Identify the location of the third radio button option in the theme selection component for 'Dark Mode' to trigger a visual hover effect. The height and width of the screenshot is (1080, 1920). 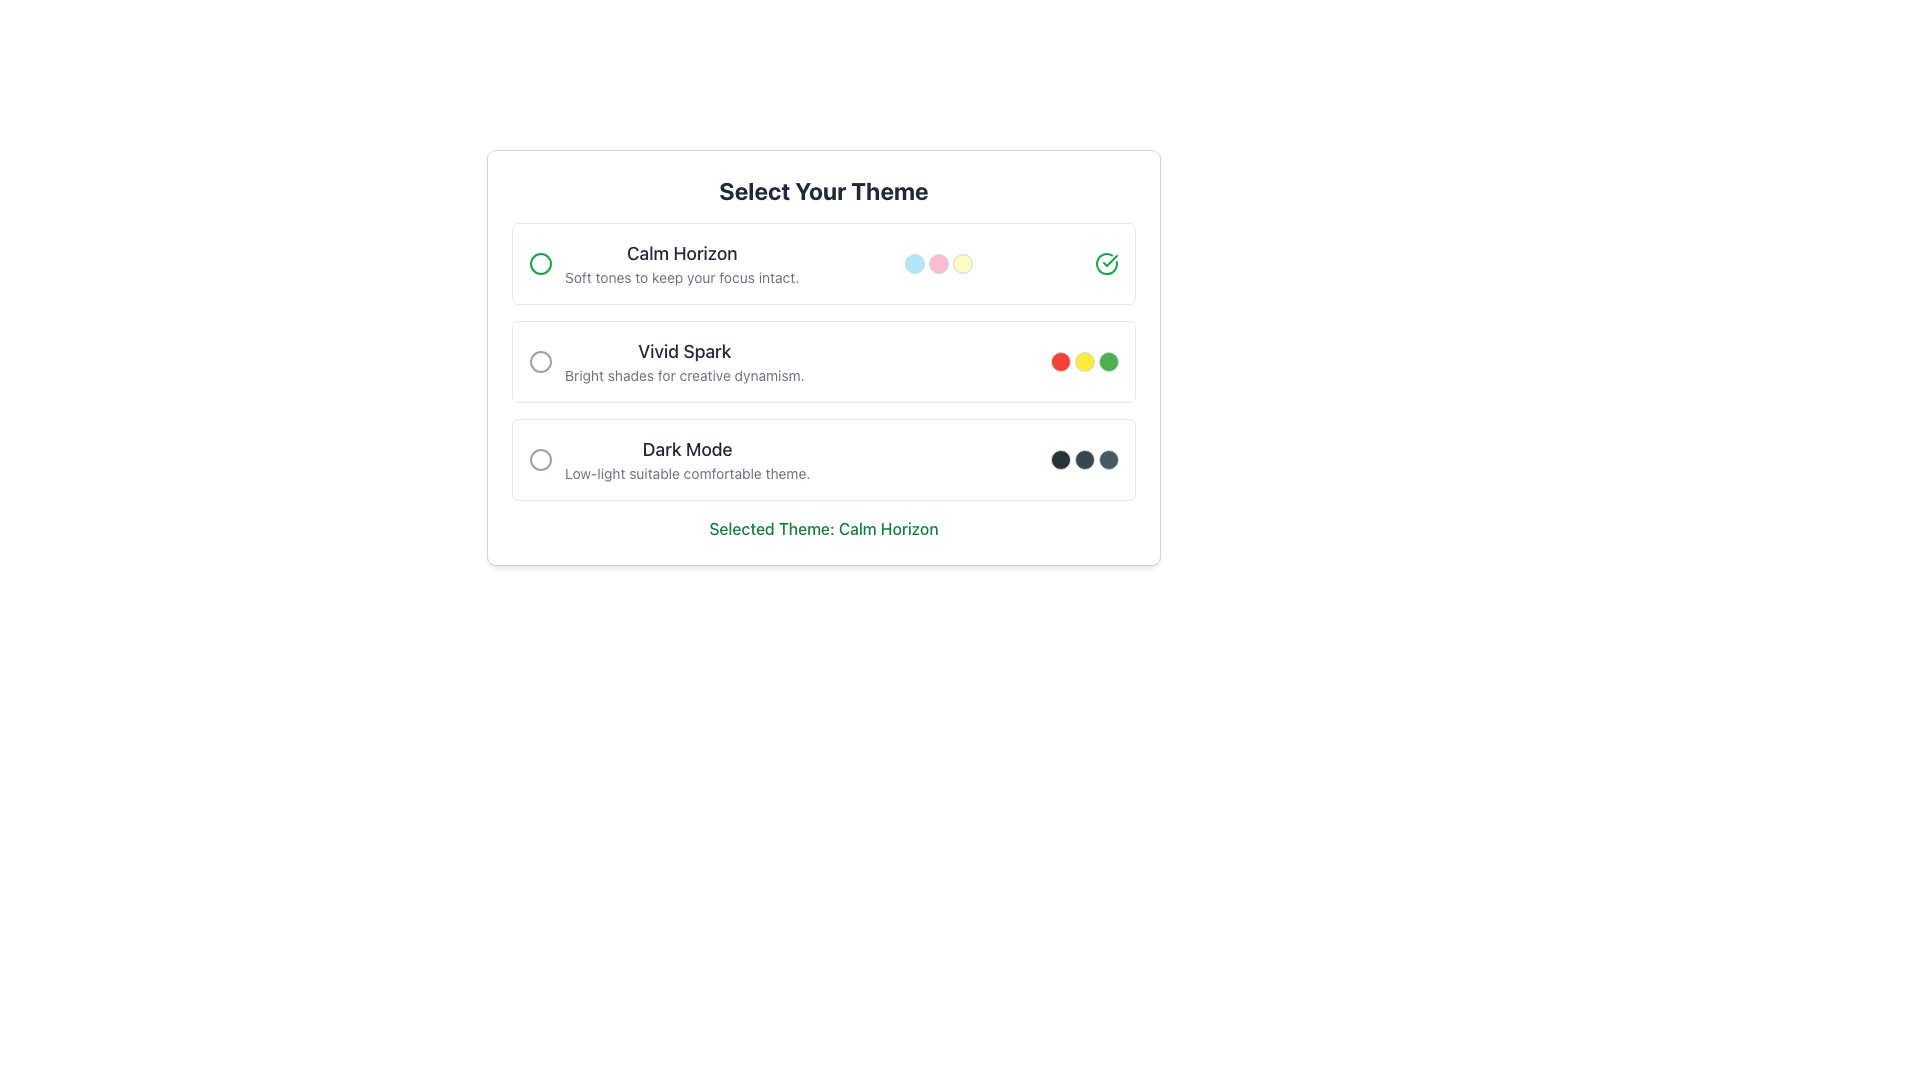
(824, 459).